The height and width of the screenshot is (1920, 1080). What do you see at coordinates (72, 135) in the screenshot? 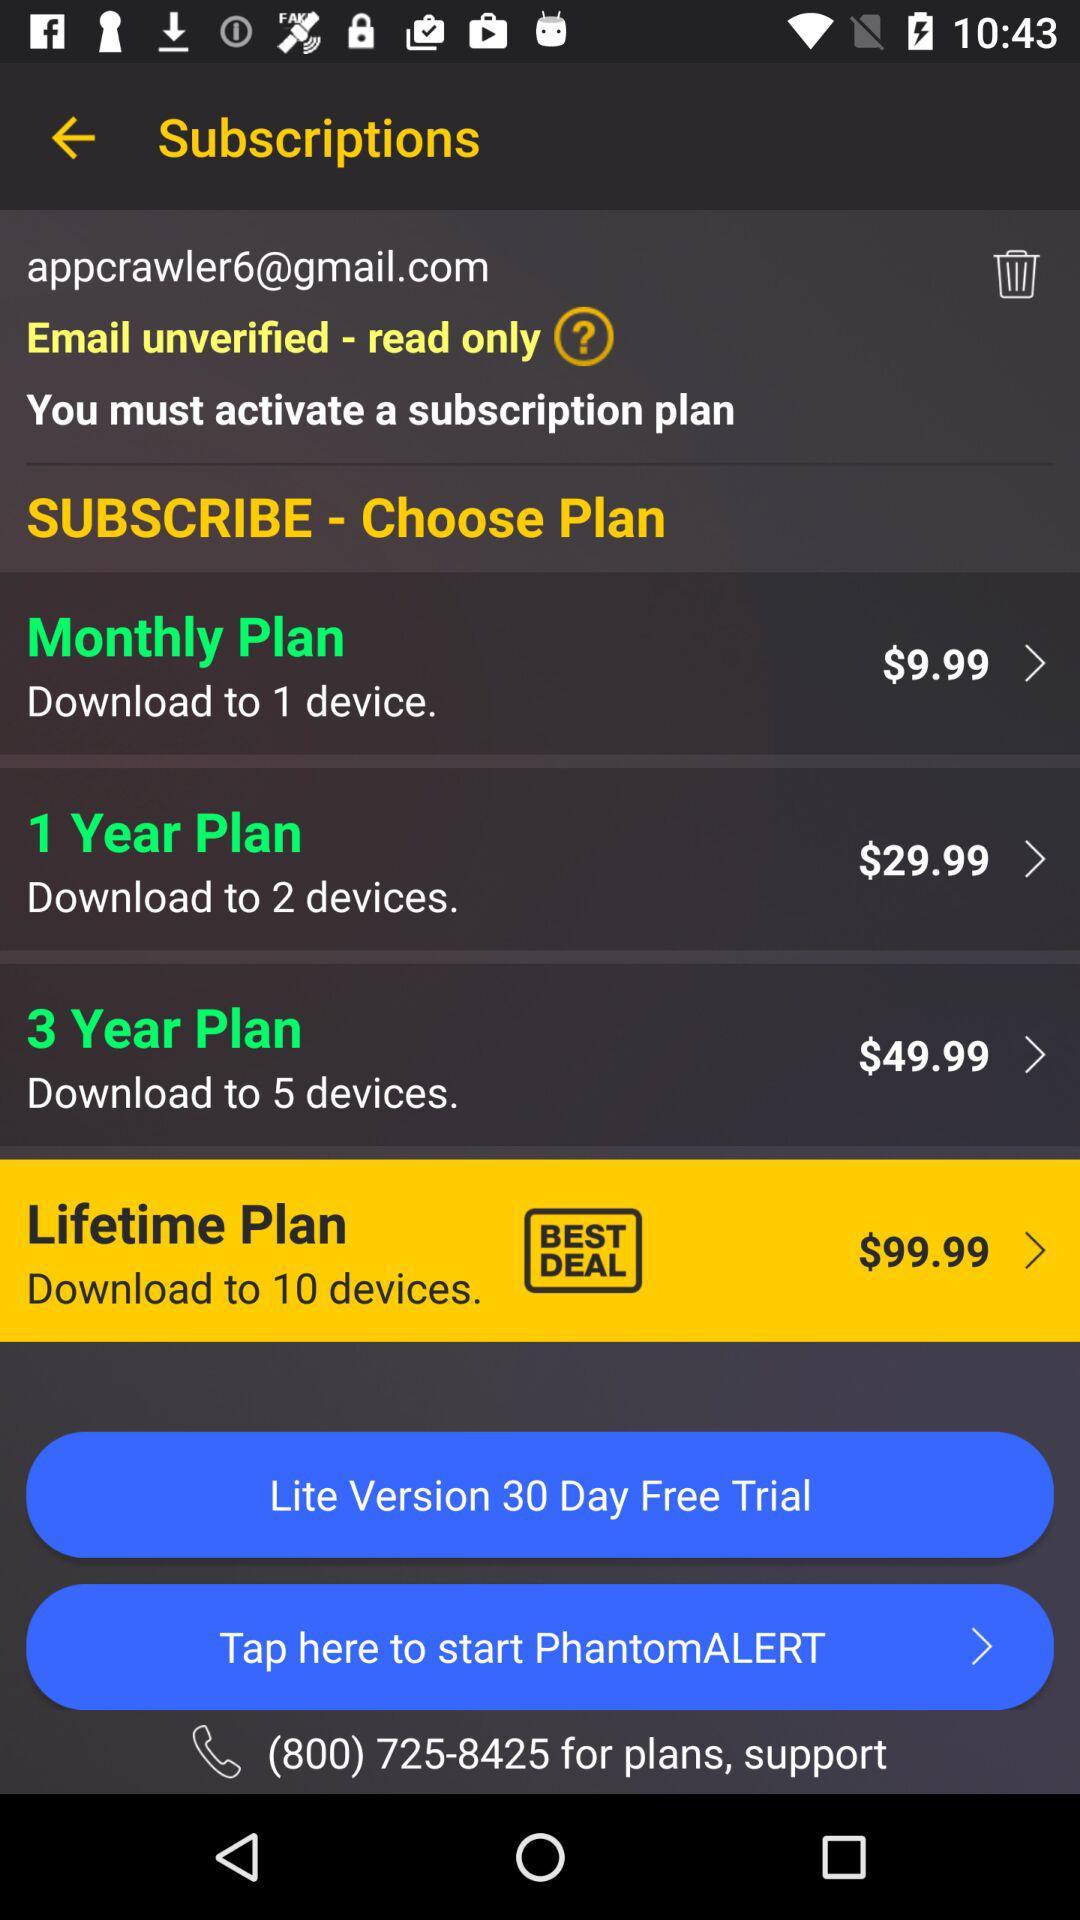
I see `item to the left of the subscriptions item` at bounding box center [72, 135].